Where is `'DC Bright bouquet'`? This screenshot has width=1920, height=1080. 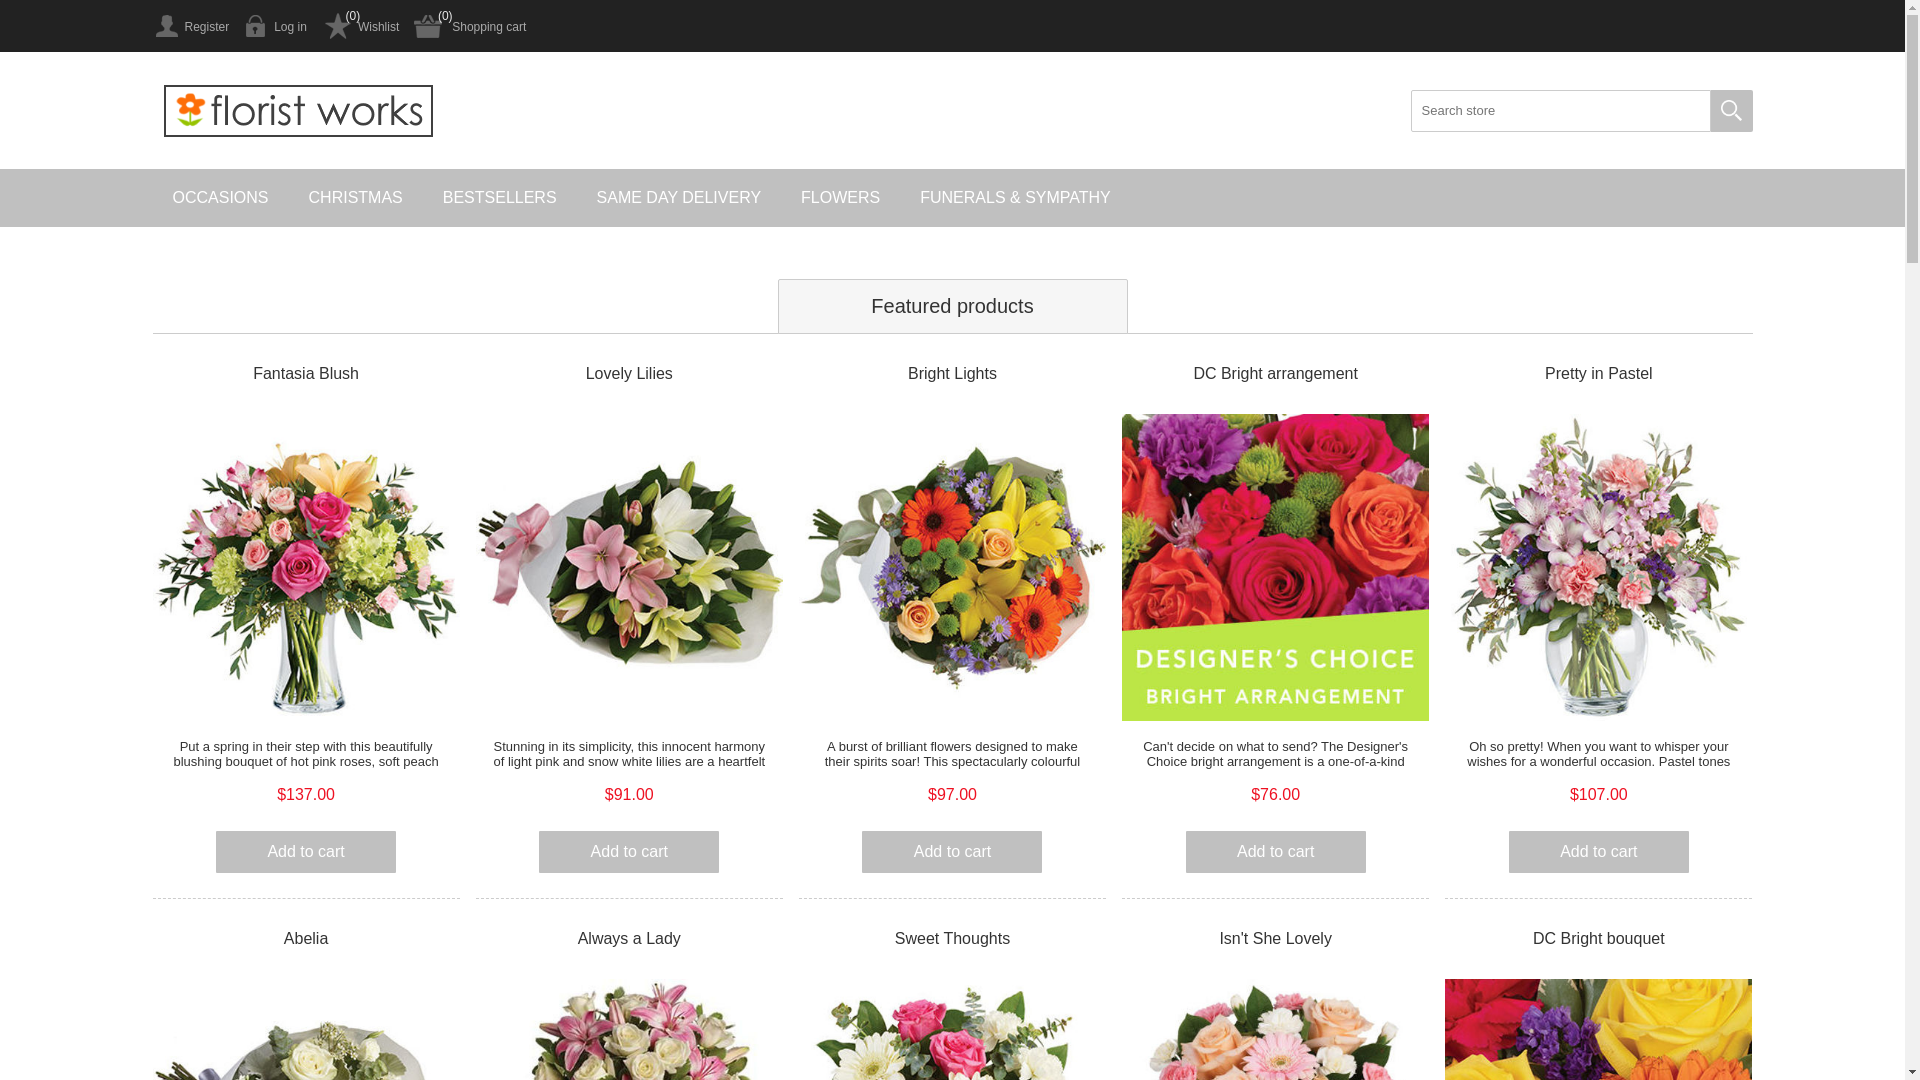 'DC Bright bouquet' is located at coordinates (1597, 938).